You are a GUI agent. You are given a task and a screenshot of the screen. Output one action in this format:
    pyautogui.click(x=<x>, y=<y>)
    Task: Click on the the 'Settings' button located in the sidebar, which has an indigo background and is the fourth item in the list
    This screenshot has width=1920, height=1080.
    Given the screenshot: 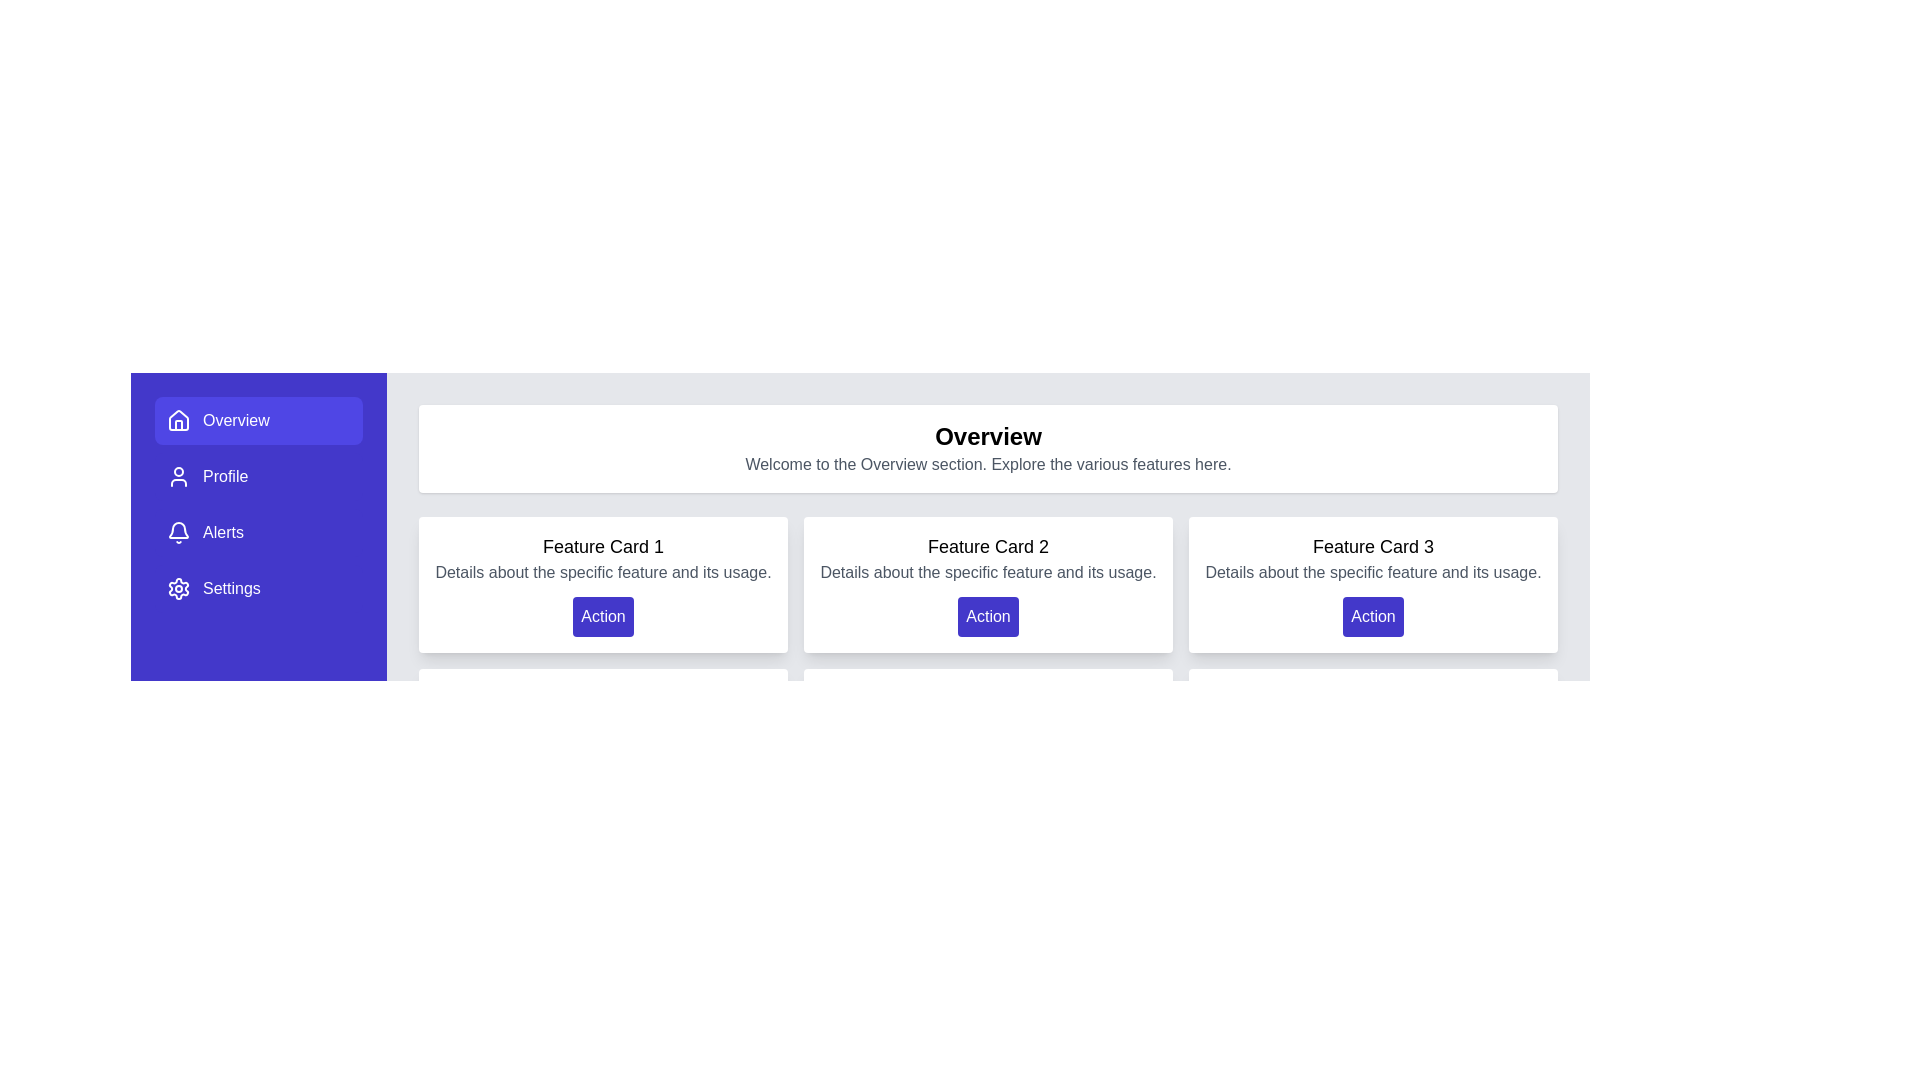 What is the action you would take?
    pyautogui.click(x=258, y=588)
    